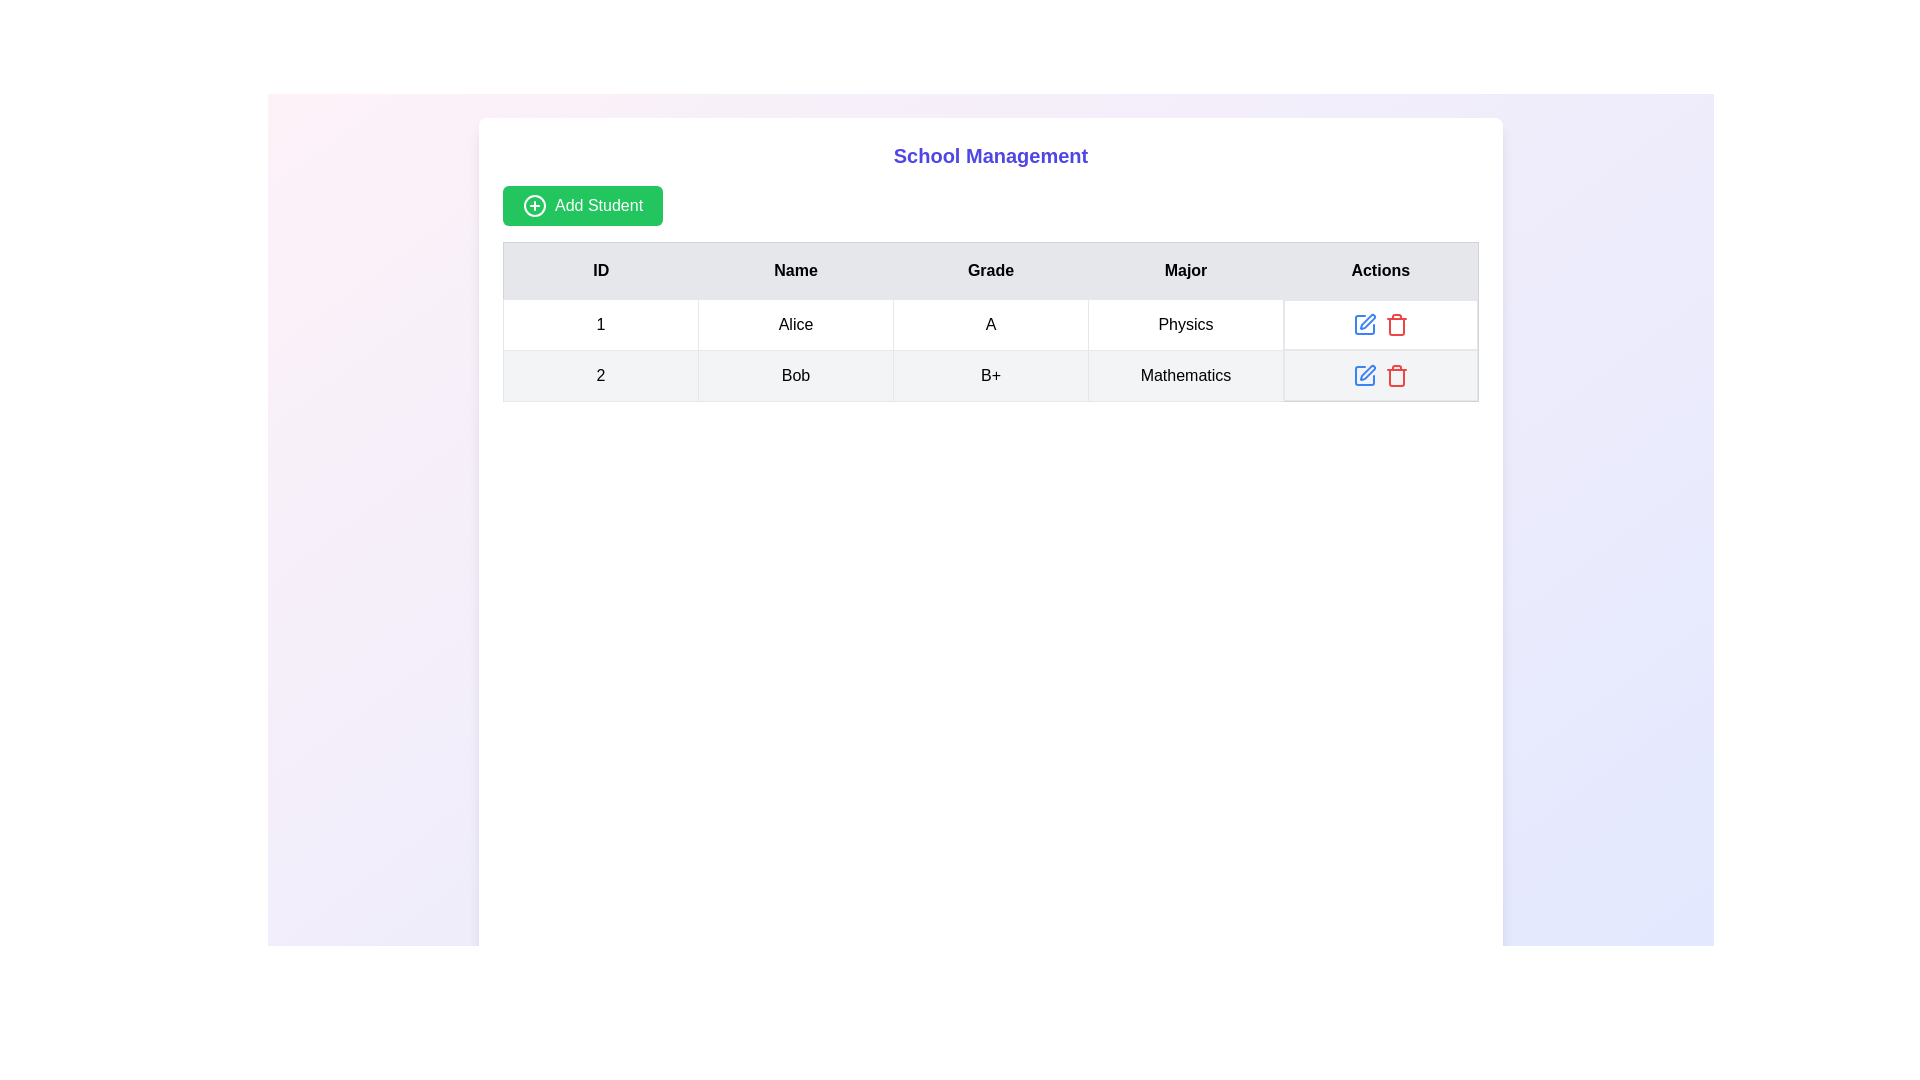 The image size is (1920, 1080). What do you see at coordinates (990, 323) in the screenshot?
I see `the first row of the student records table` at bounding box center [990, 323].